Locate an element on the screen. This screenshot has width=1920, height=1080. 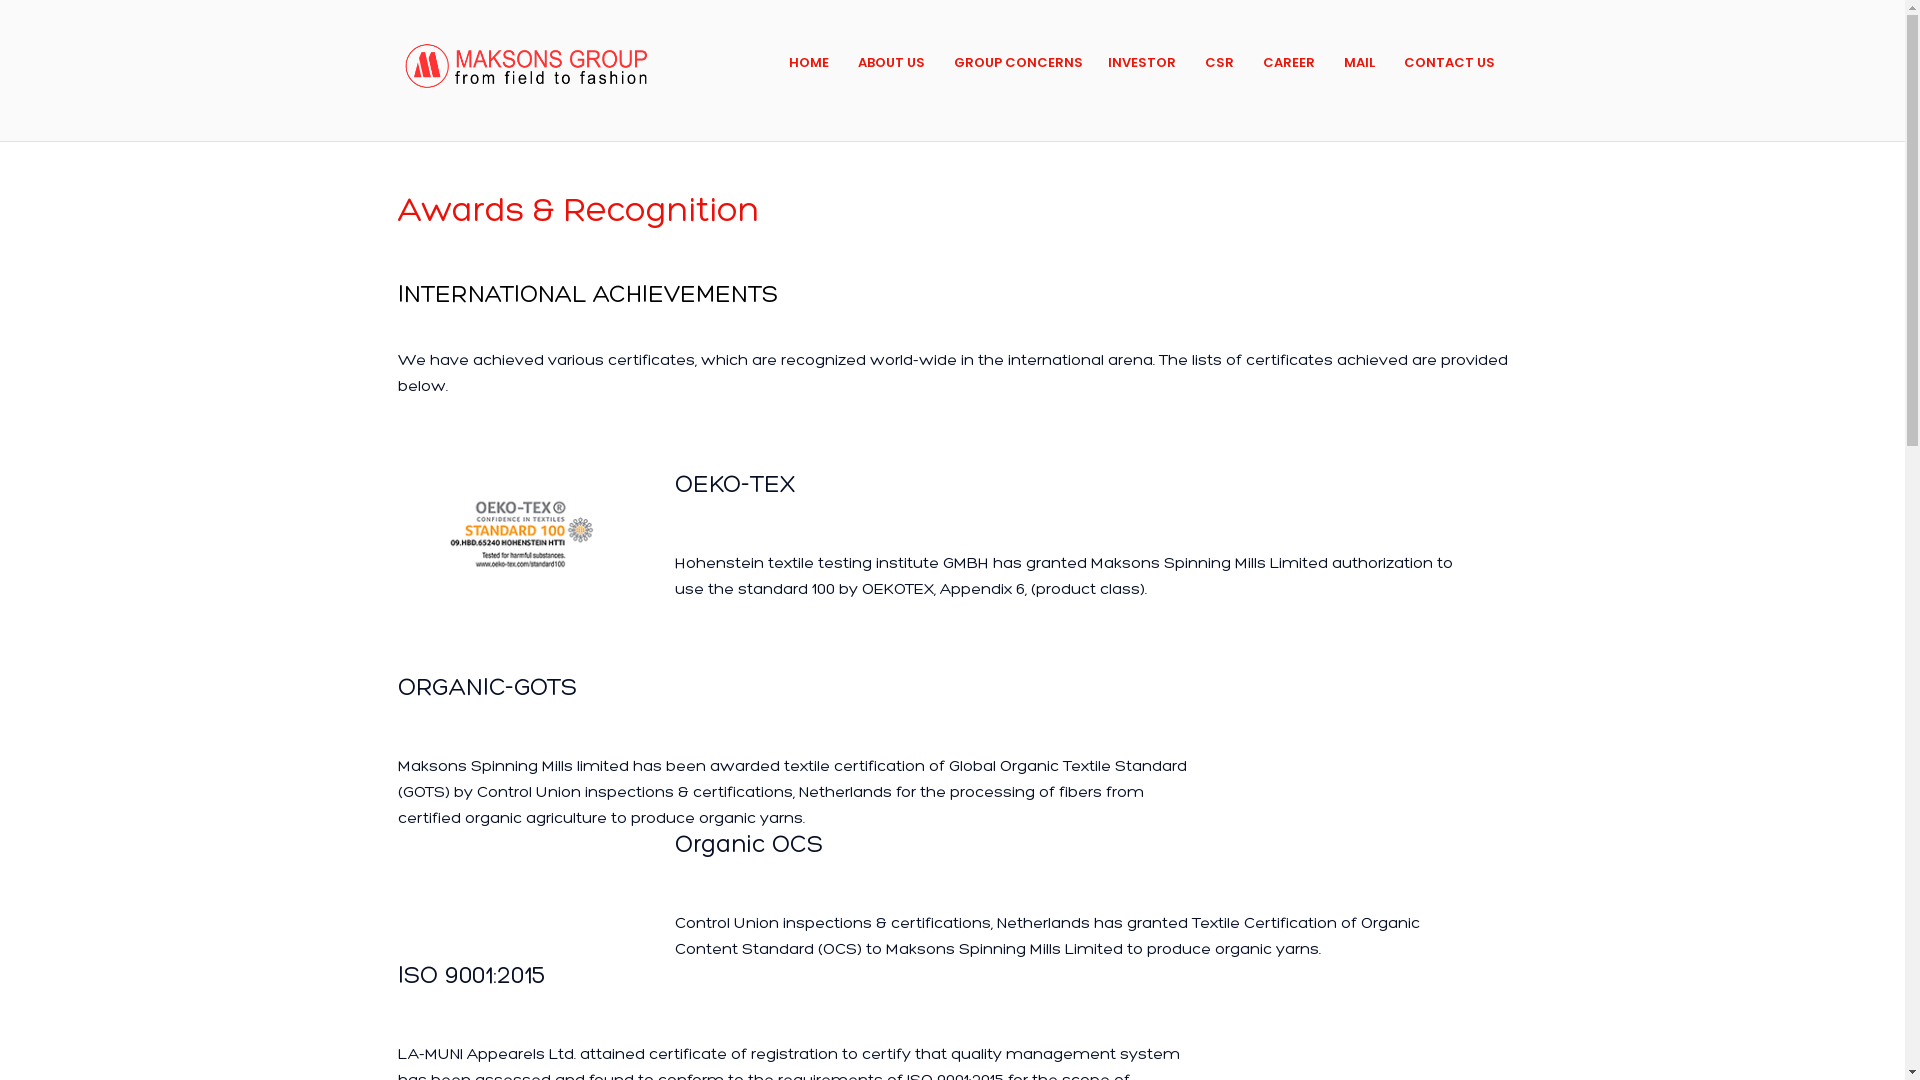
'GROUP CONCERNS' is located at coordinates (1018, 61).